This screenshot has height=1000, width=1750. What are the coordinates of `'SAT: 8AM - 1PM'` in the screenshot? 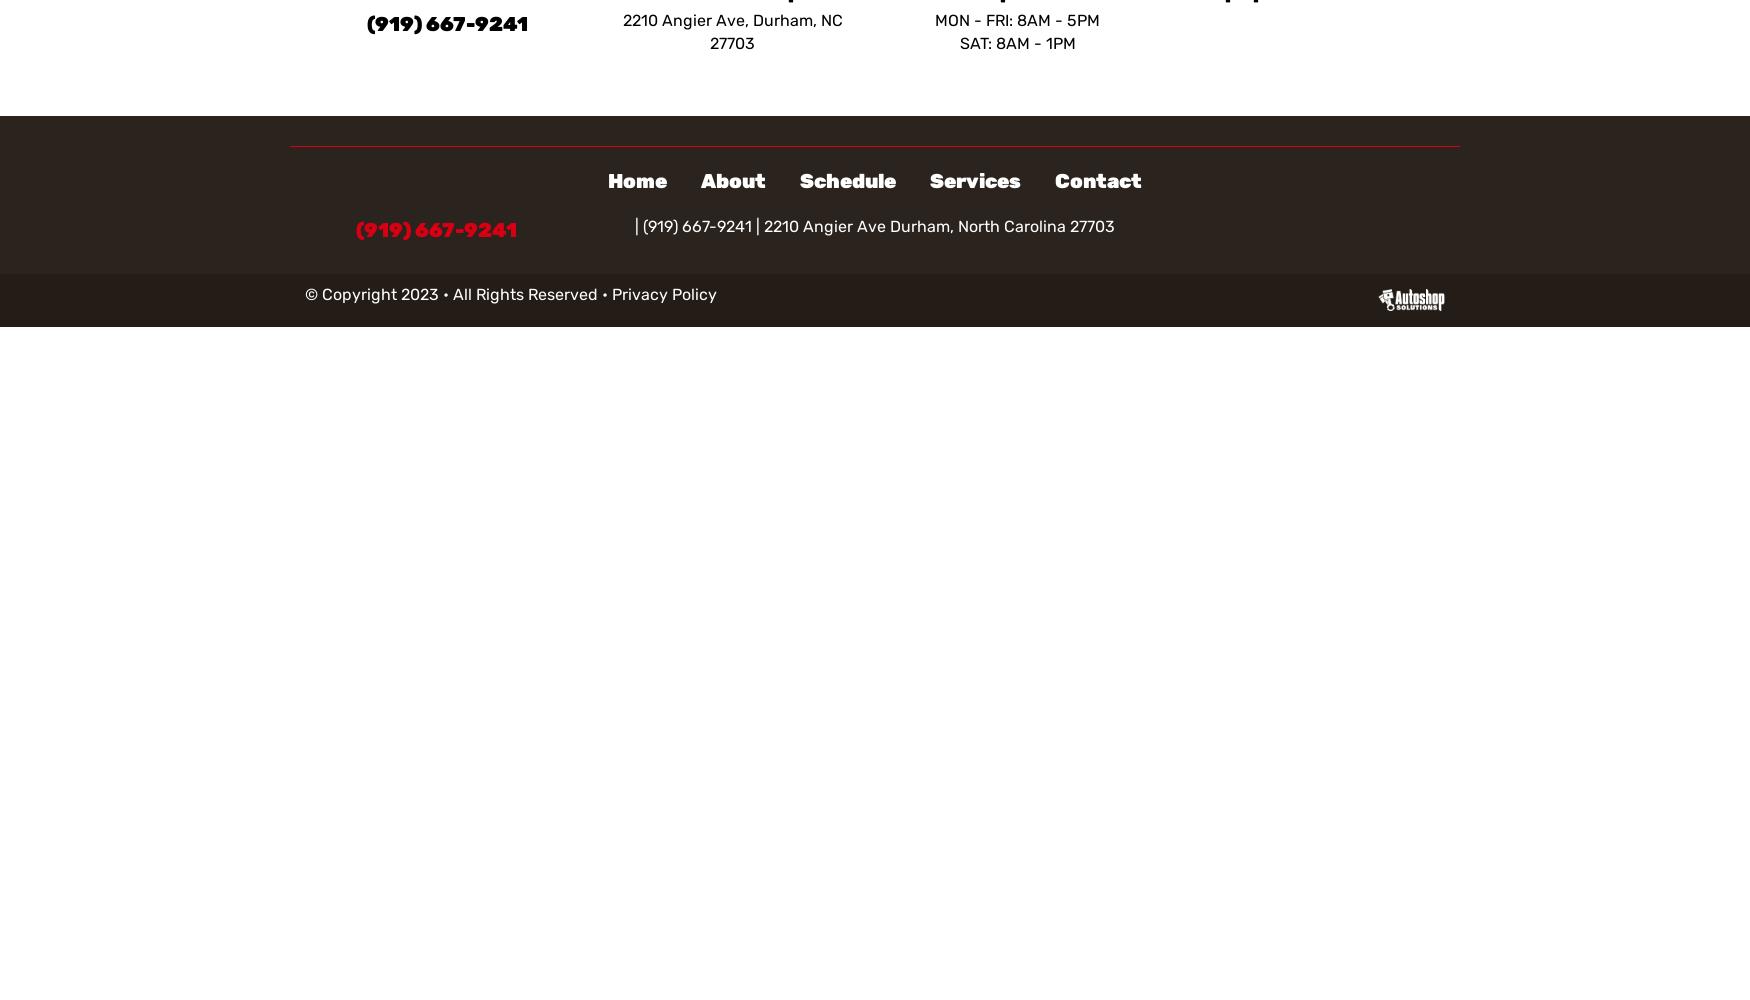 It's located at (1015, 43).